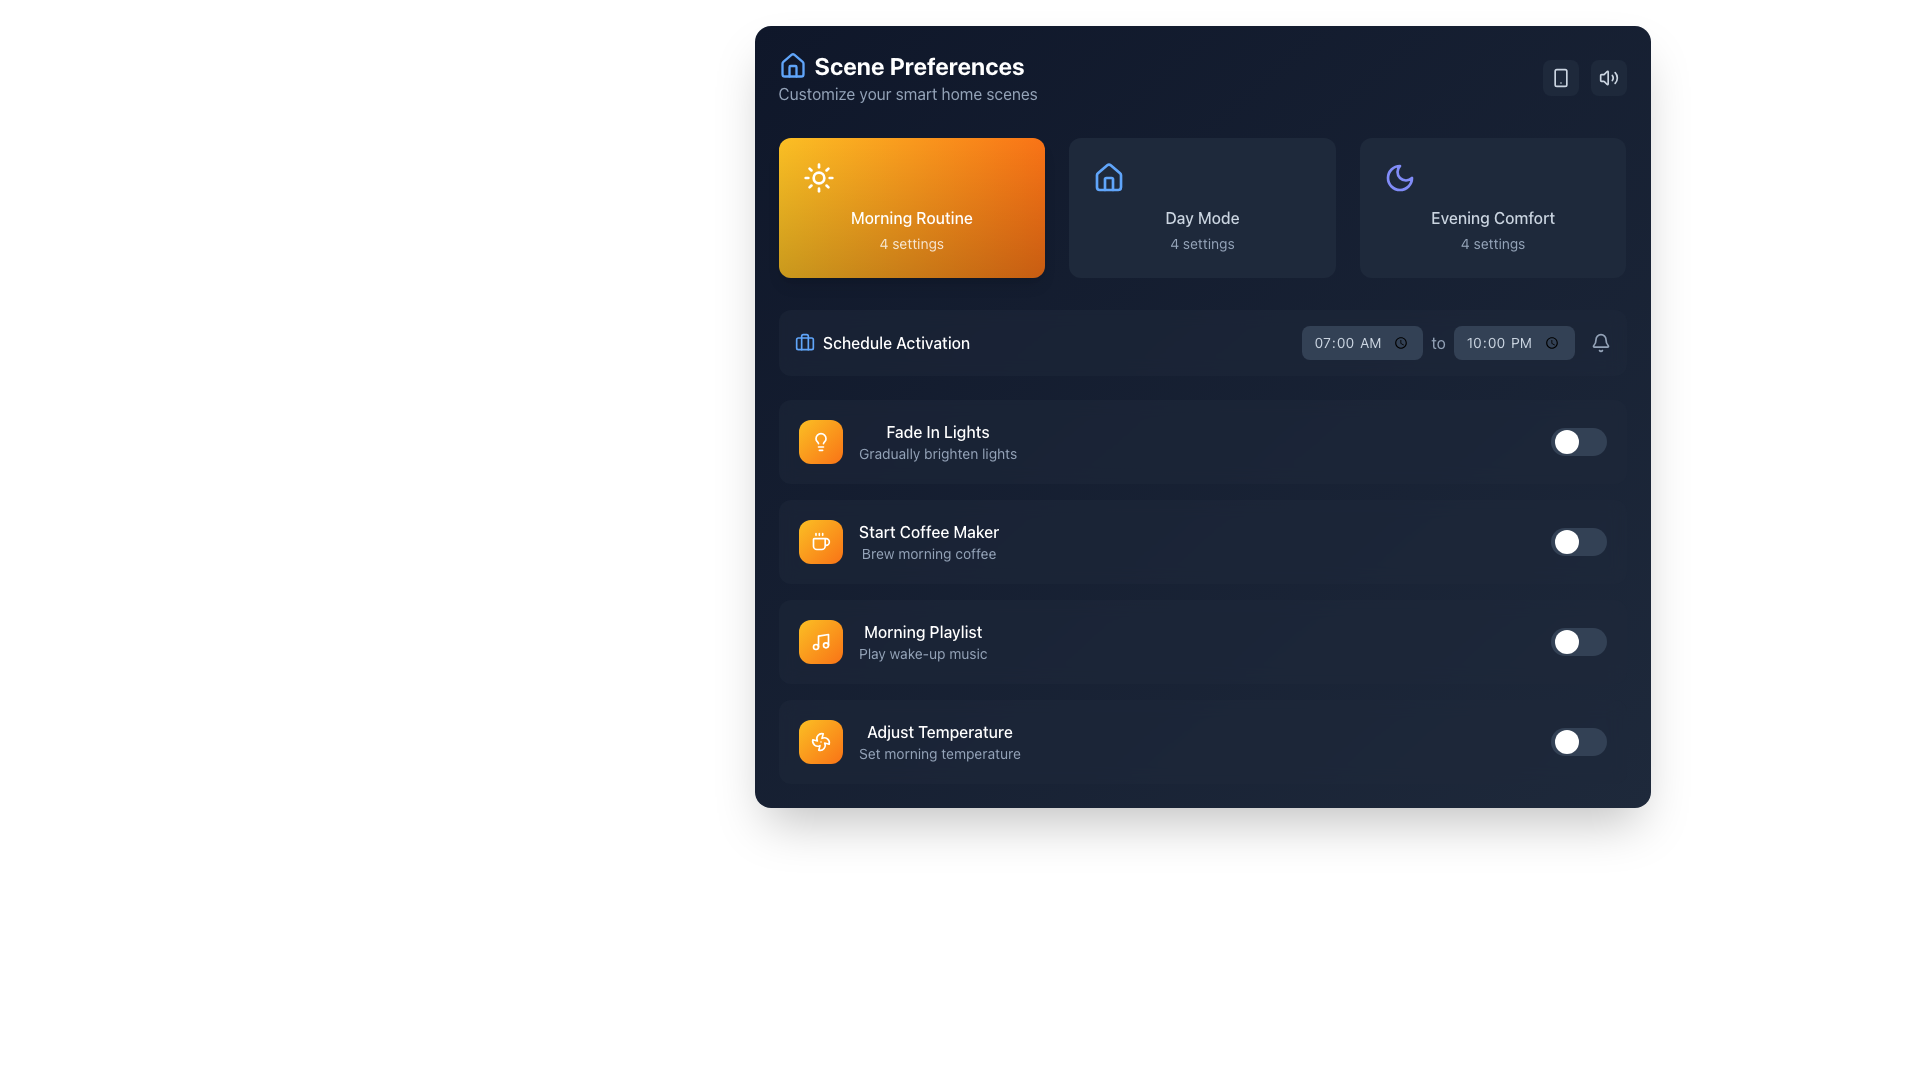 This screenshot has width=1920, height=1080. Describe the element at coordinates (921, 641) in the screenshot. I see `the 'Morning Playlist' text element` at that location.